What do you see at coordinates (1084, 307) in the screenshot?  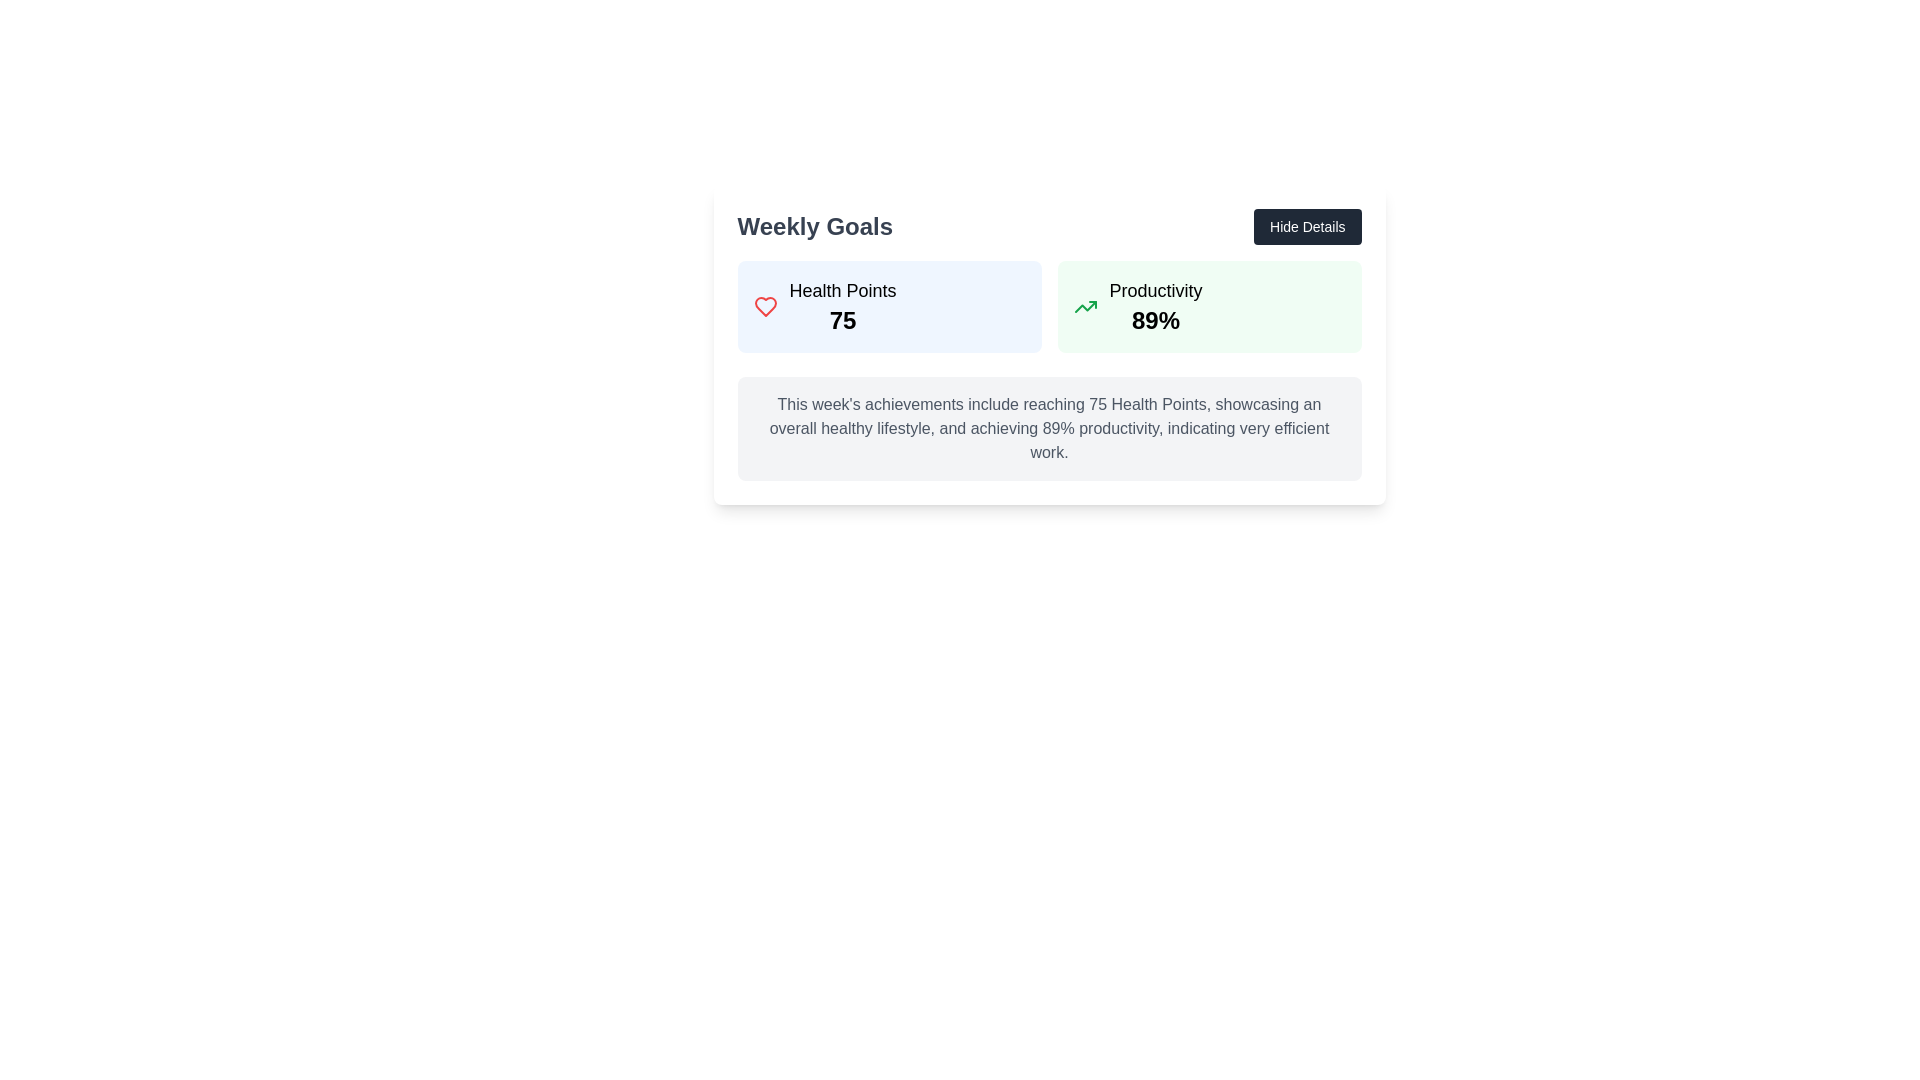 I see `the green upward trending arrow icon located within the 'Productivity 89%' section, which signifies growth or improvement` at bounding box center [1084, 307].